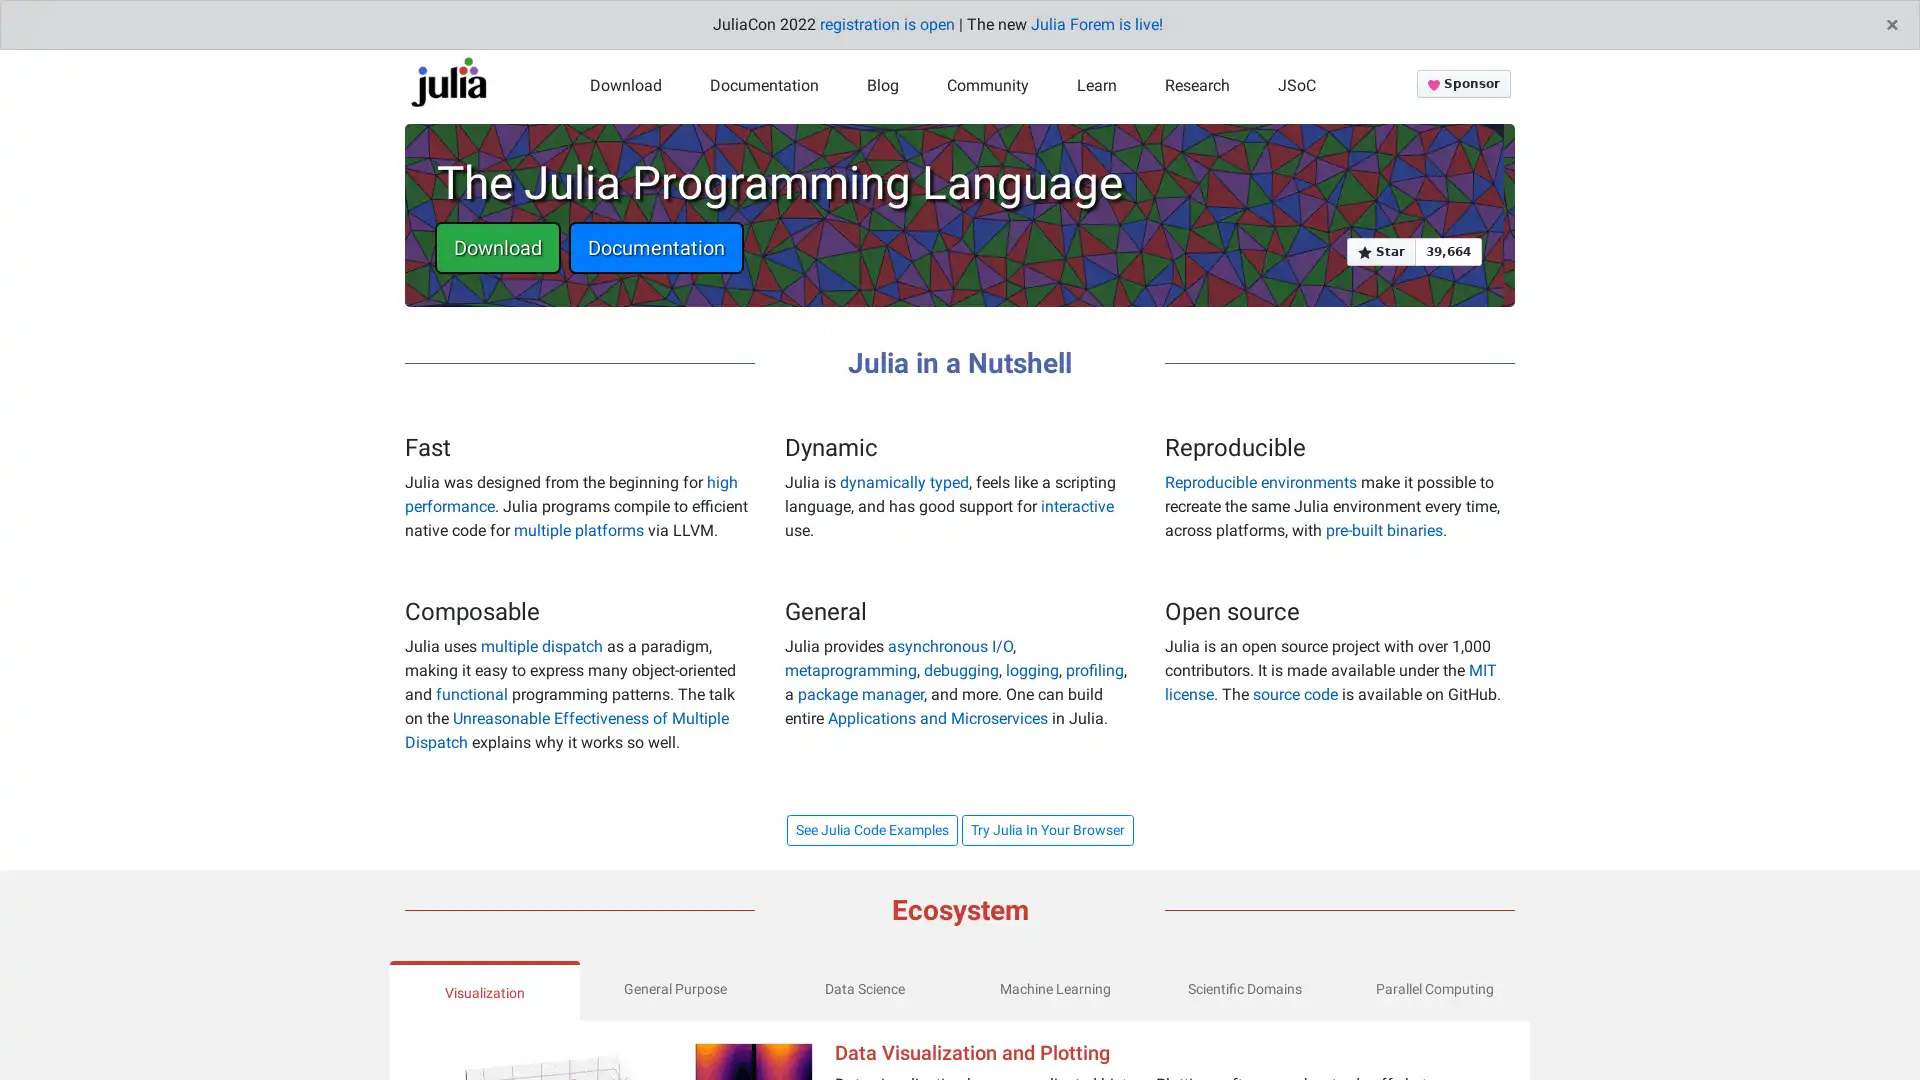  What do you see at coordinates (656, 245) in the screenshot?
I see `Documentation` at bounding box center [656, 245].